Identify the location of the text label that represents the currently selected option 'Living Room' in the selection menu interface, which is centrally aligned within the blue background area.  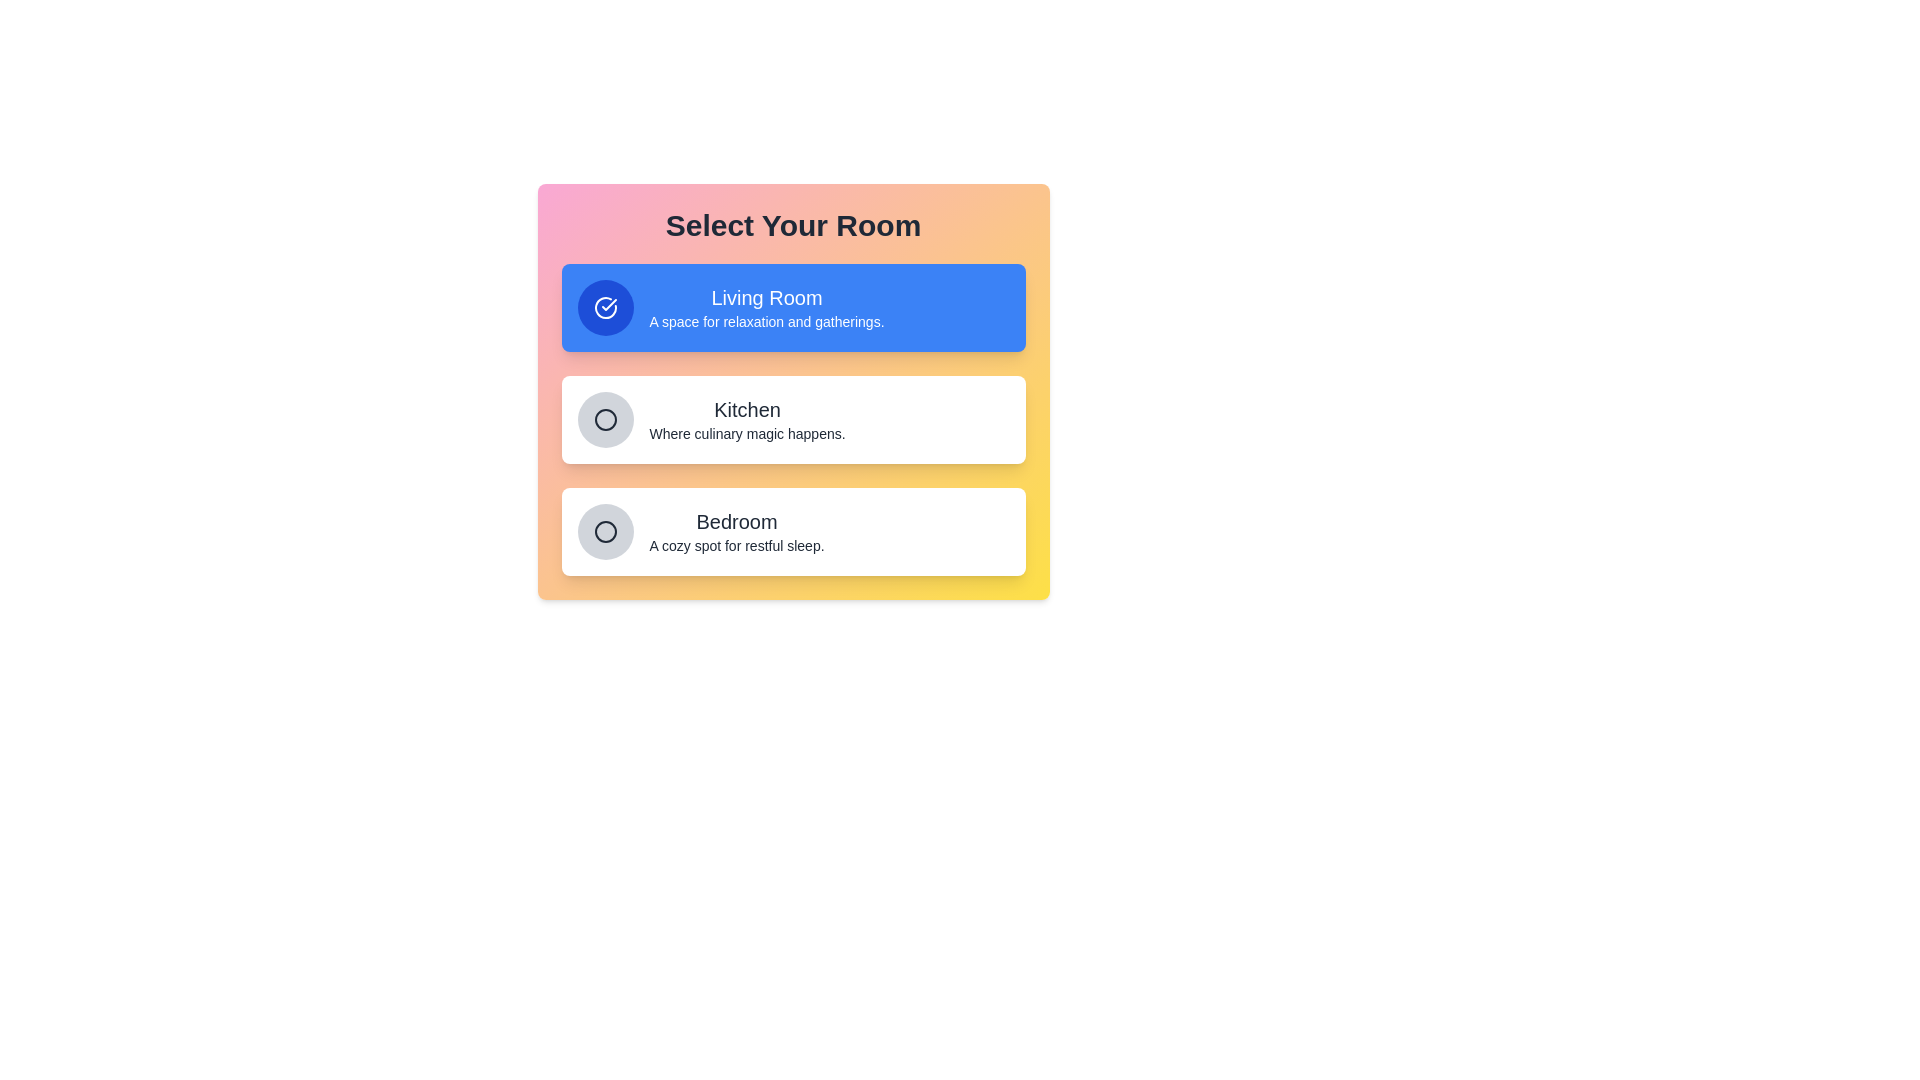
(766, 297).